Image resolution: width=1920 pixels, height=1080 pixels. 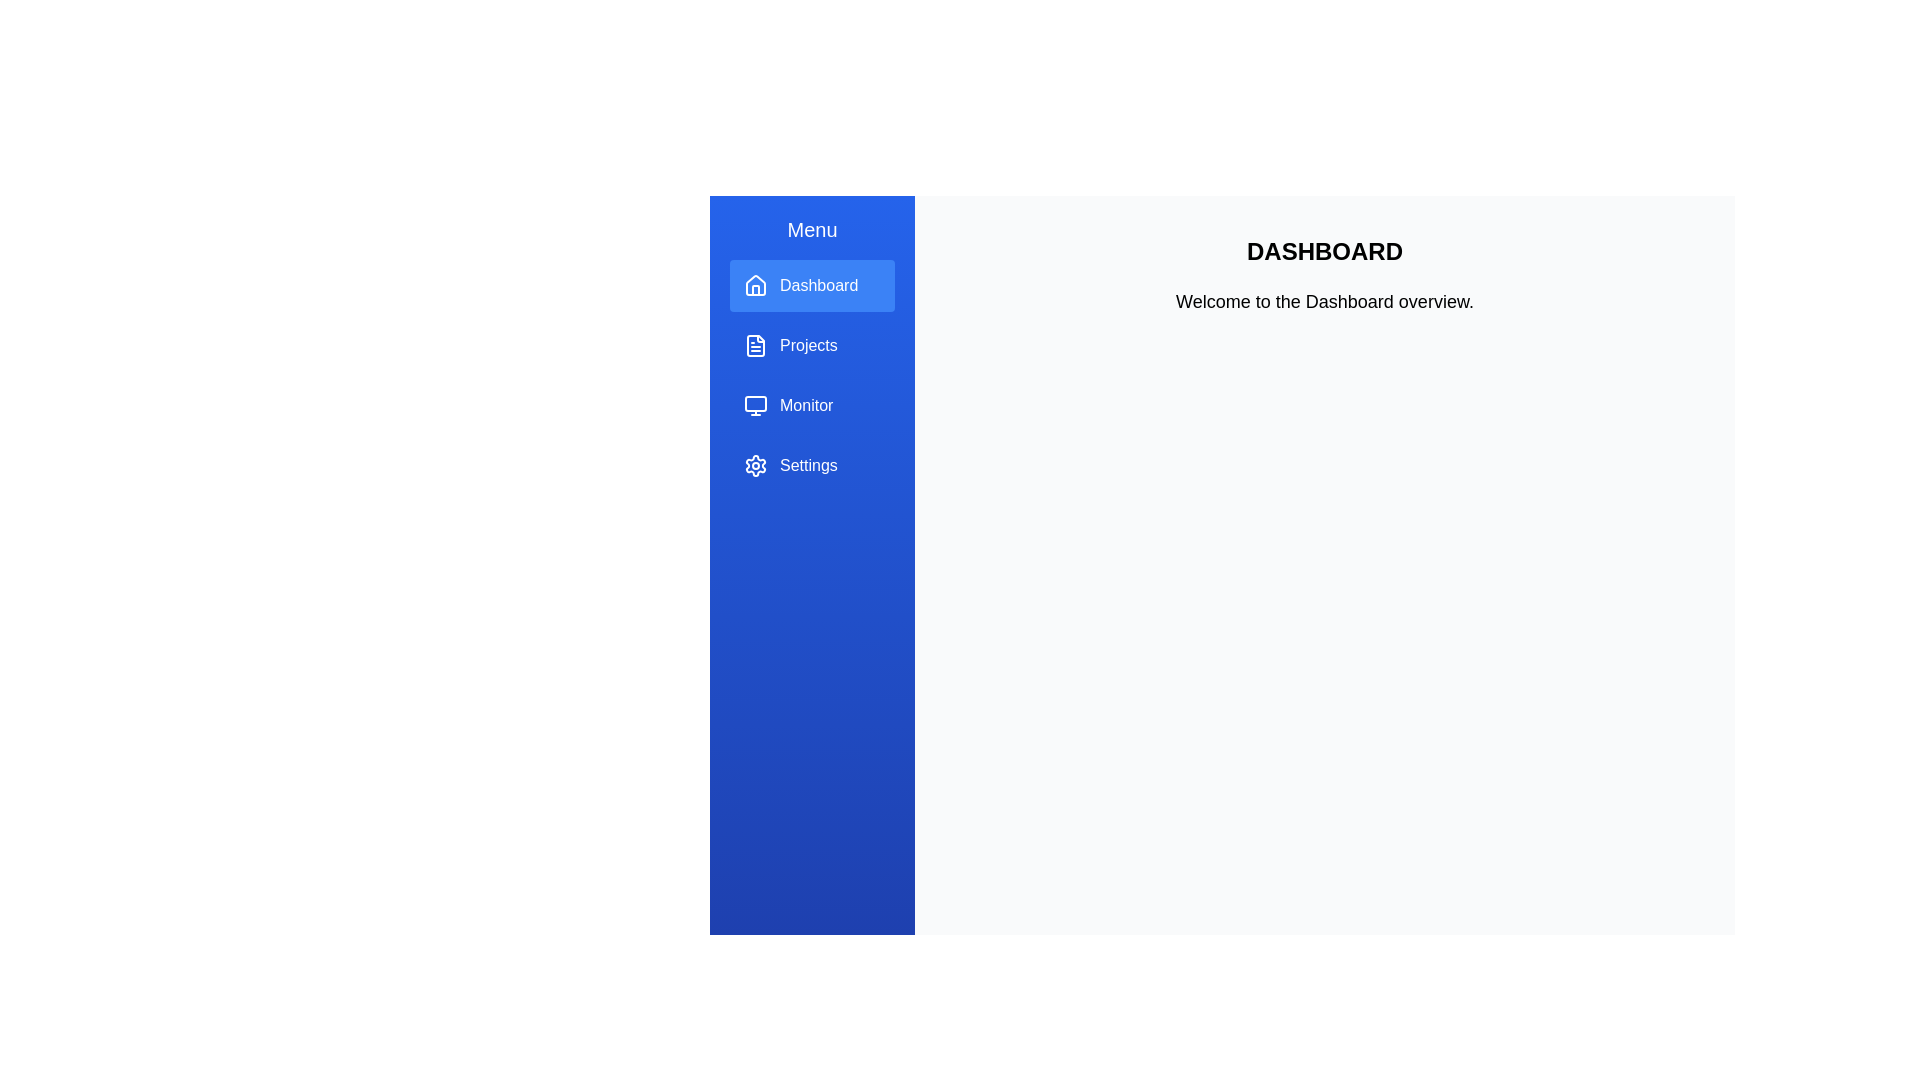 I want to click on the title or heading text element that provides context or identification above the 'Welcome to the Dashboard overview.' text, so click(x=1324, y=250).